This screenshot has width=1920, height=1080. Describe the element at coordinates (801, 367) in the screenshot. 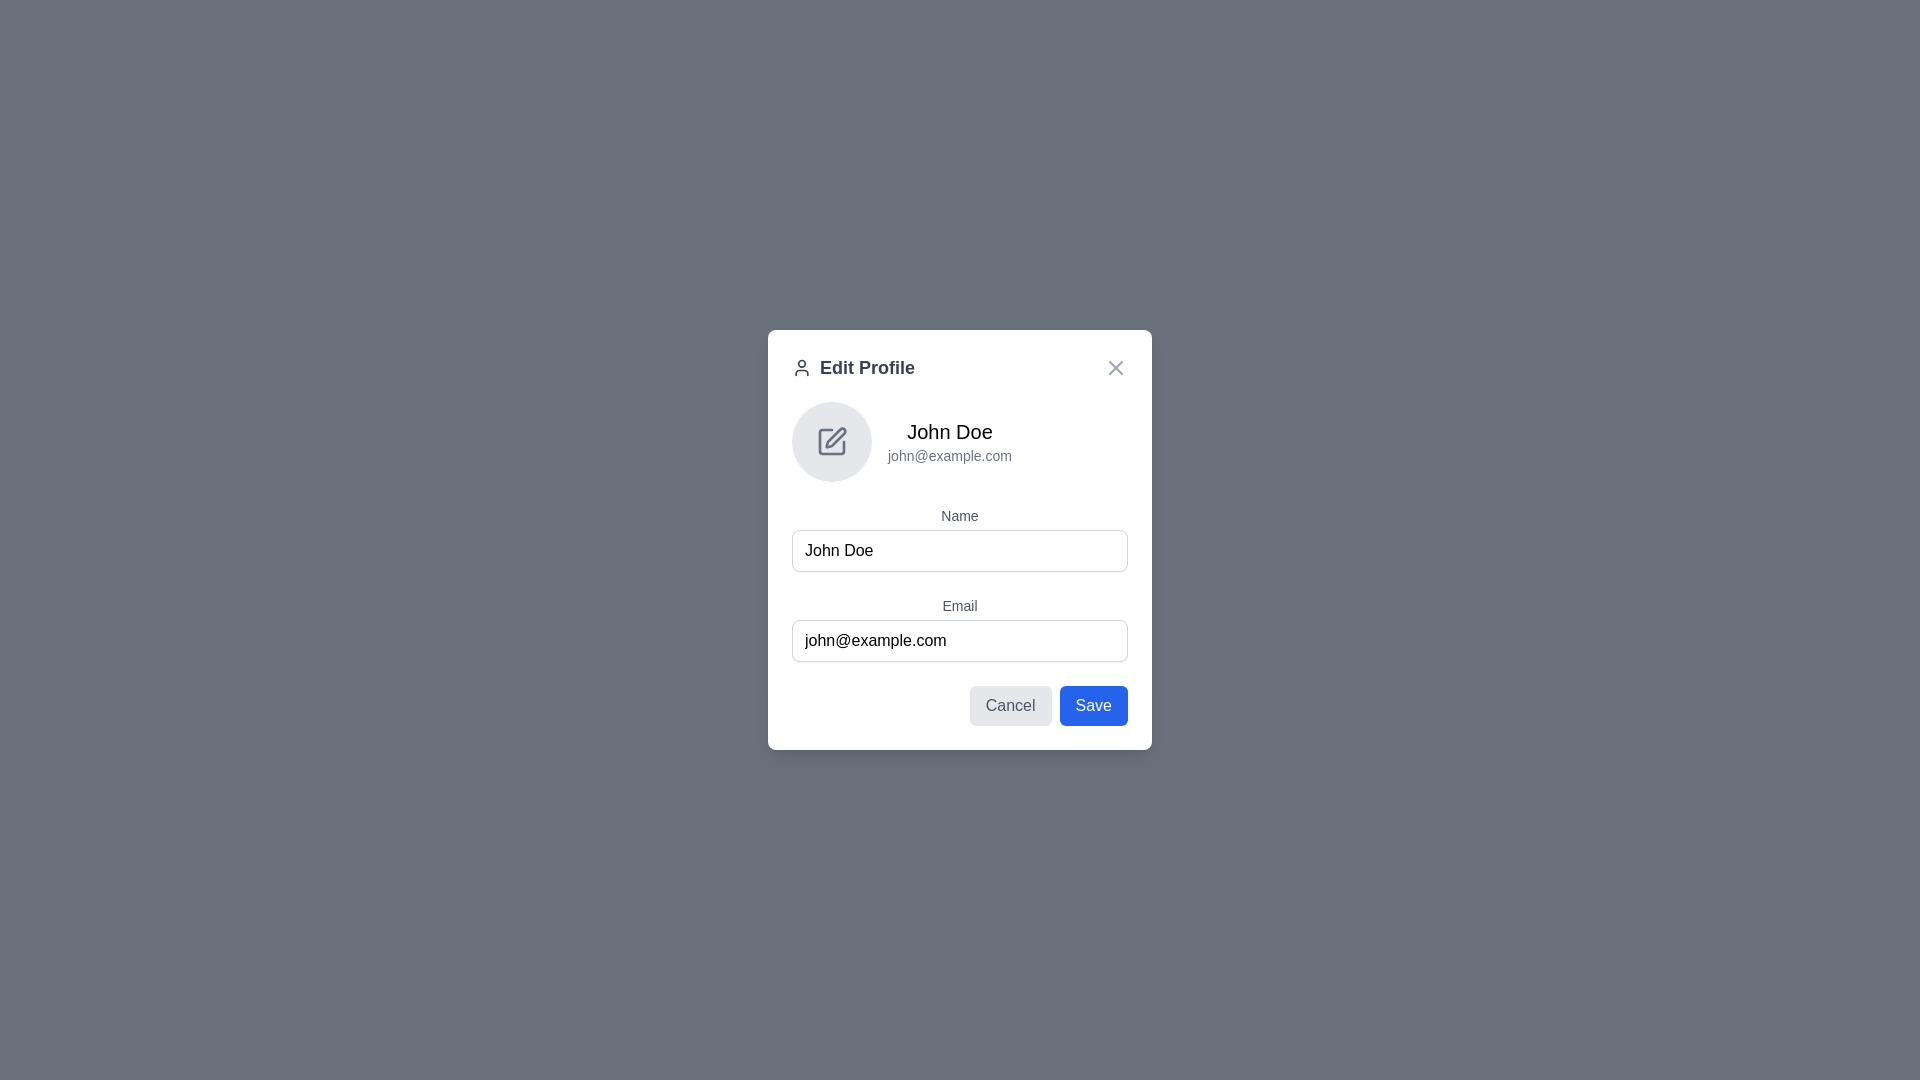

I see `the user profile icon, which is a minimalist outline of a human figure, located at the top-left corner of a modal window` at that location.